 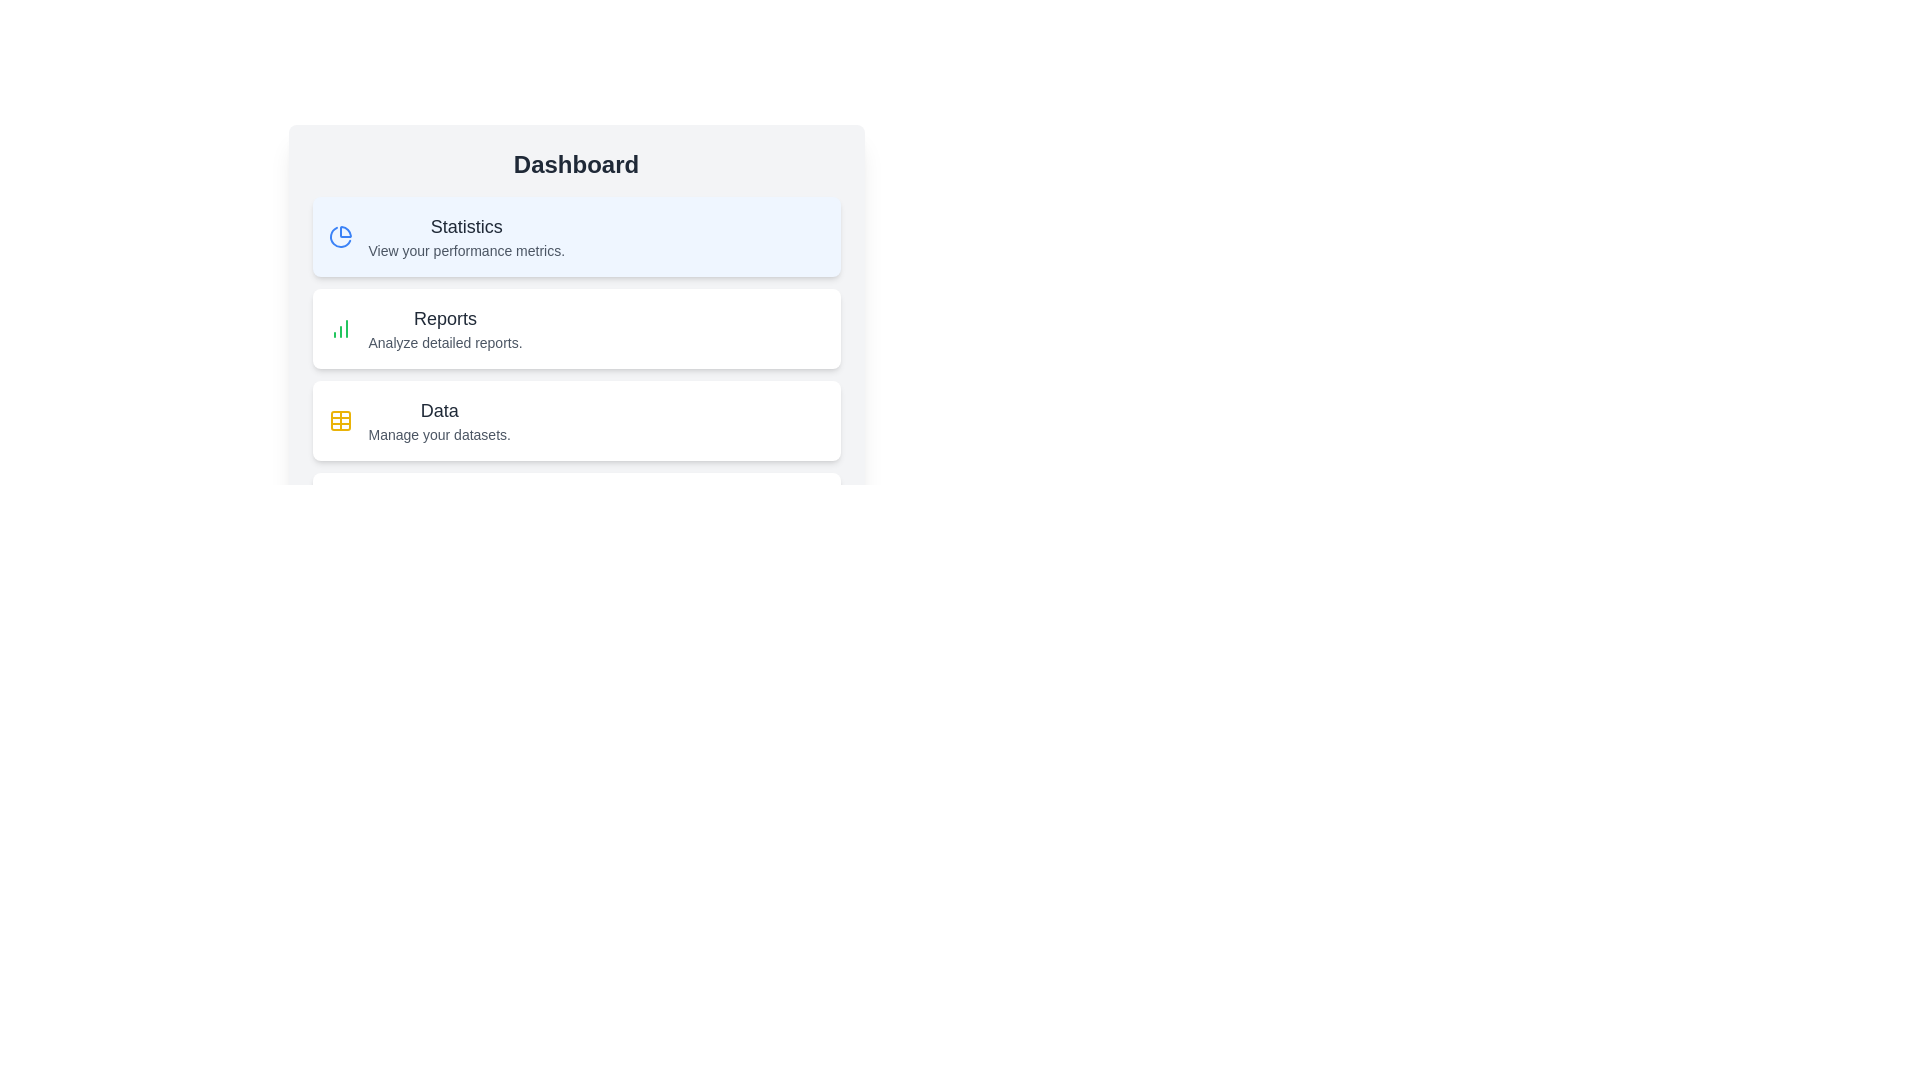 What do you see at coordinates (575, 235) in the screenshot?
I see `the section Statistics from the list` at bounding box center [575, 235].